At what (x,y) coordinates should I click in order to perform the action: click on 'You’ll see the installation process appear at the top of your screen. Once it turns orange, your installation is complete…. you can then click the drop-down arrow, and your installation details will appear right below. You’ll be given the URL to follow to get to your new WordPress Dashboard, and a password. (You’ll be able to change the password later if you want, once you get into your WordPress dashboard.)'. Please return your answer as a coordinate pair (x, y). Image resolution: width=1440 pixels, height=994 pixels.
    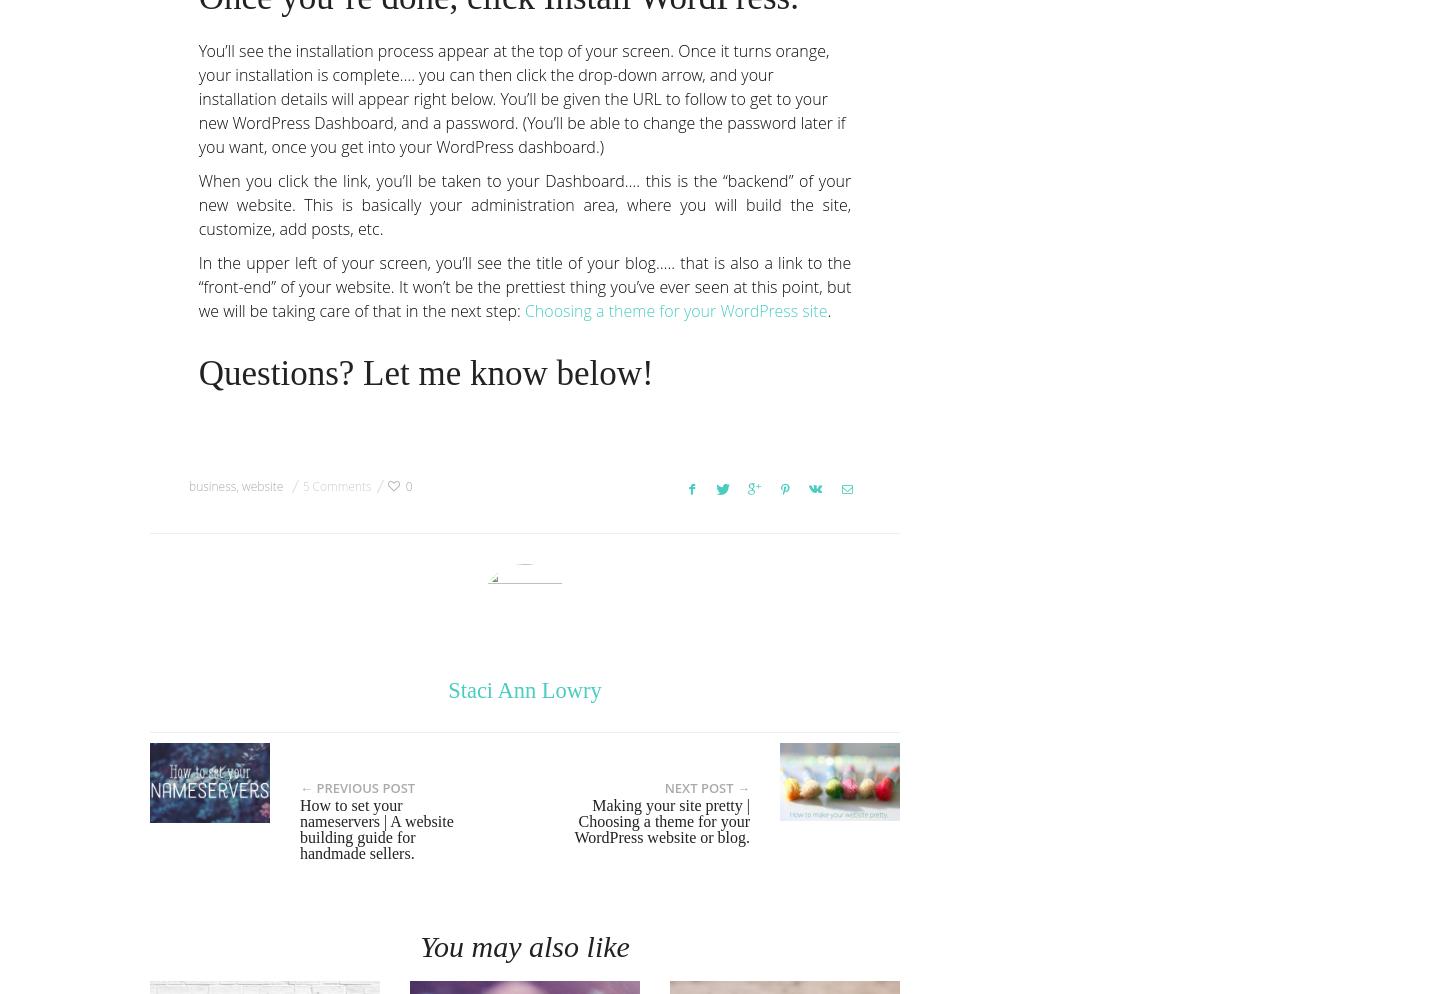
    Looking at the image, I should click on (520, 98).